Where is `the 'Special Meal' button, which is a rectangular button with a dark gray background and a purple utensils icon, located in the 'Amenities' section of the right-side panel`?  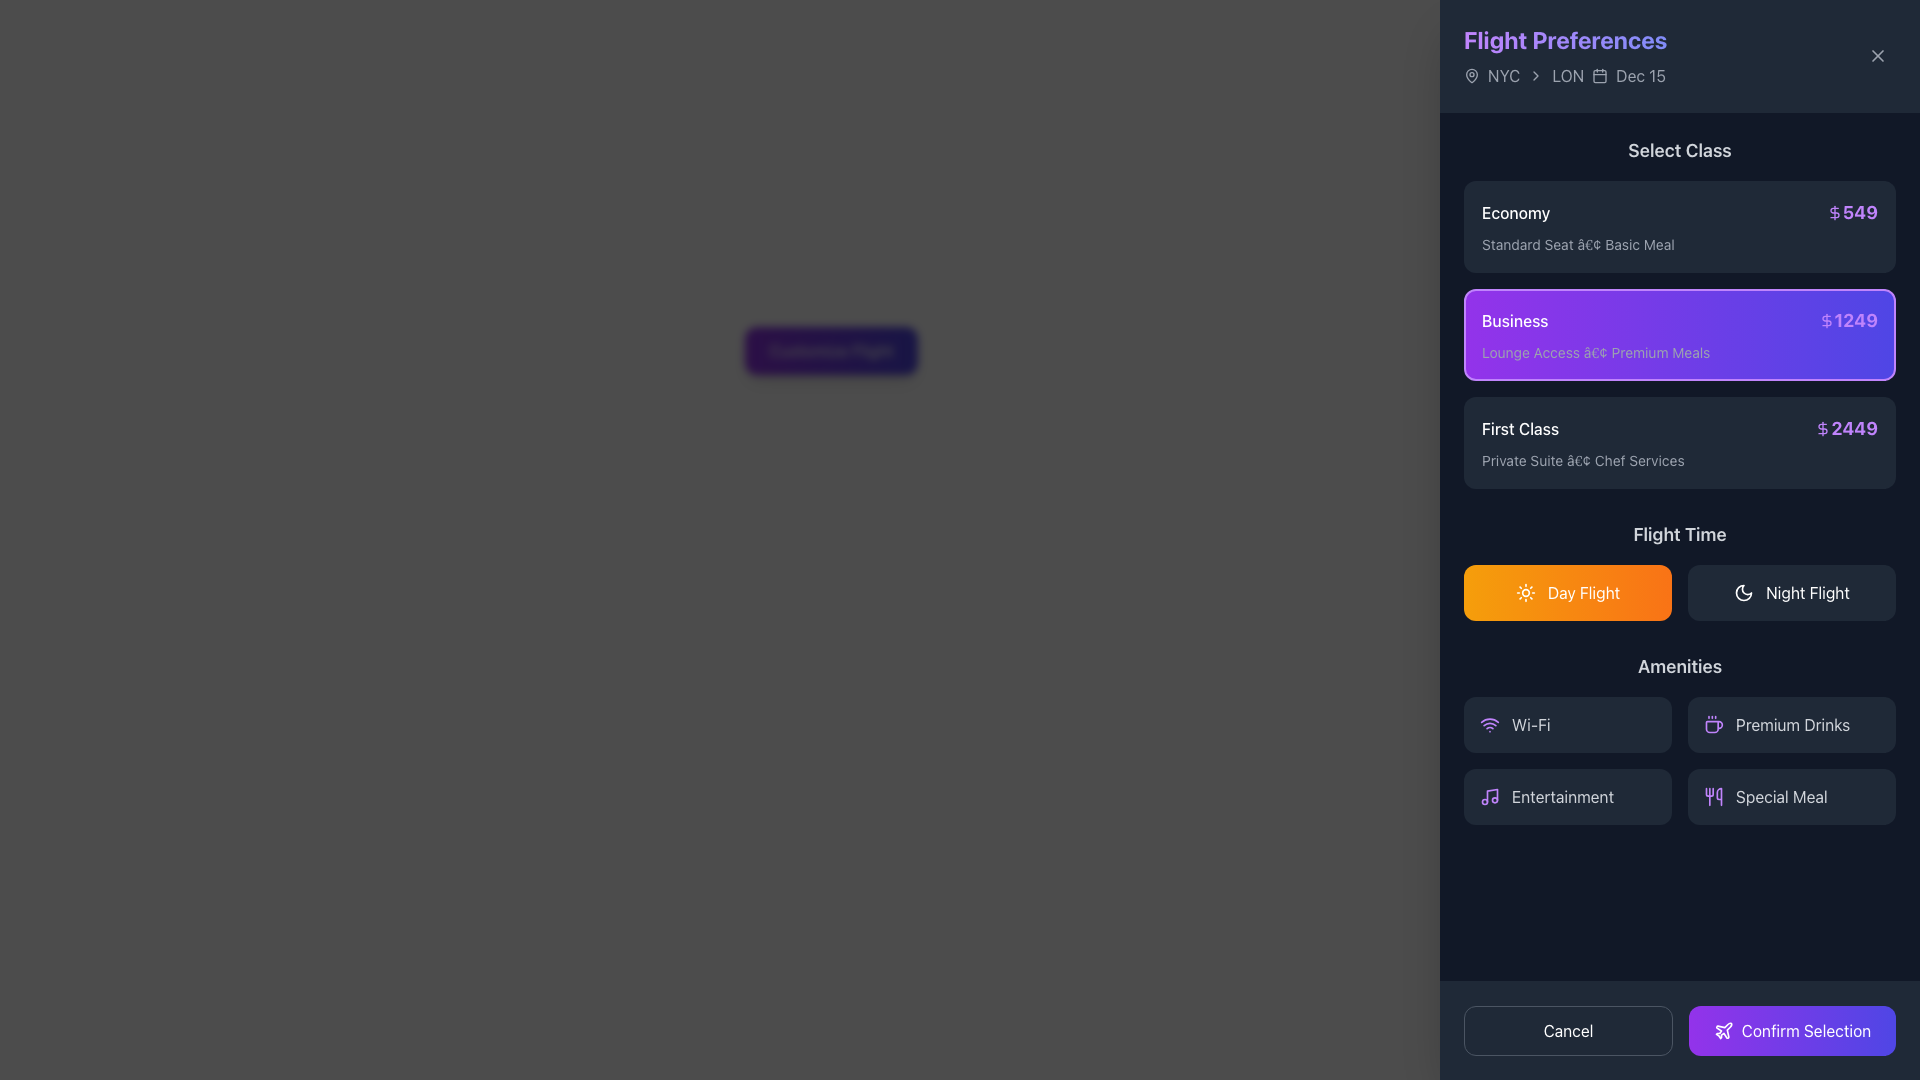
the 'Special Meal' button, which is a rectangular button with a dark gray background and a purple utensils icon, located in the 'Amenities' section of the right-side panel is located at coordinates (1791, 796).